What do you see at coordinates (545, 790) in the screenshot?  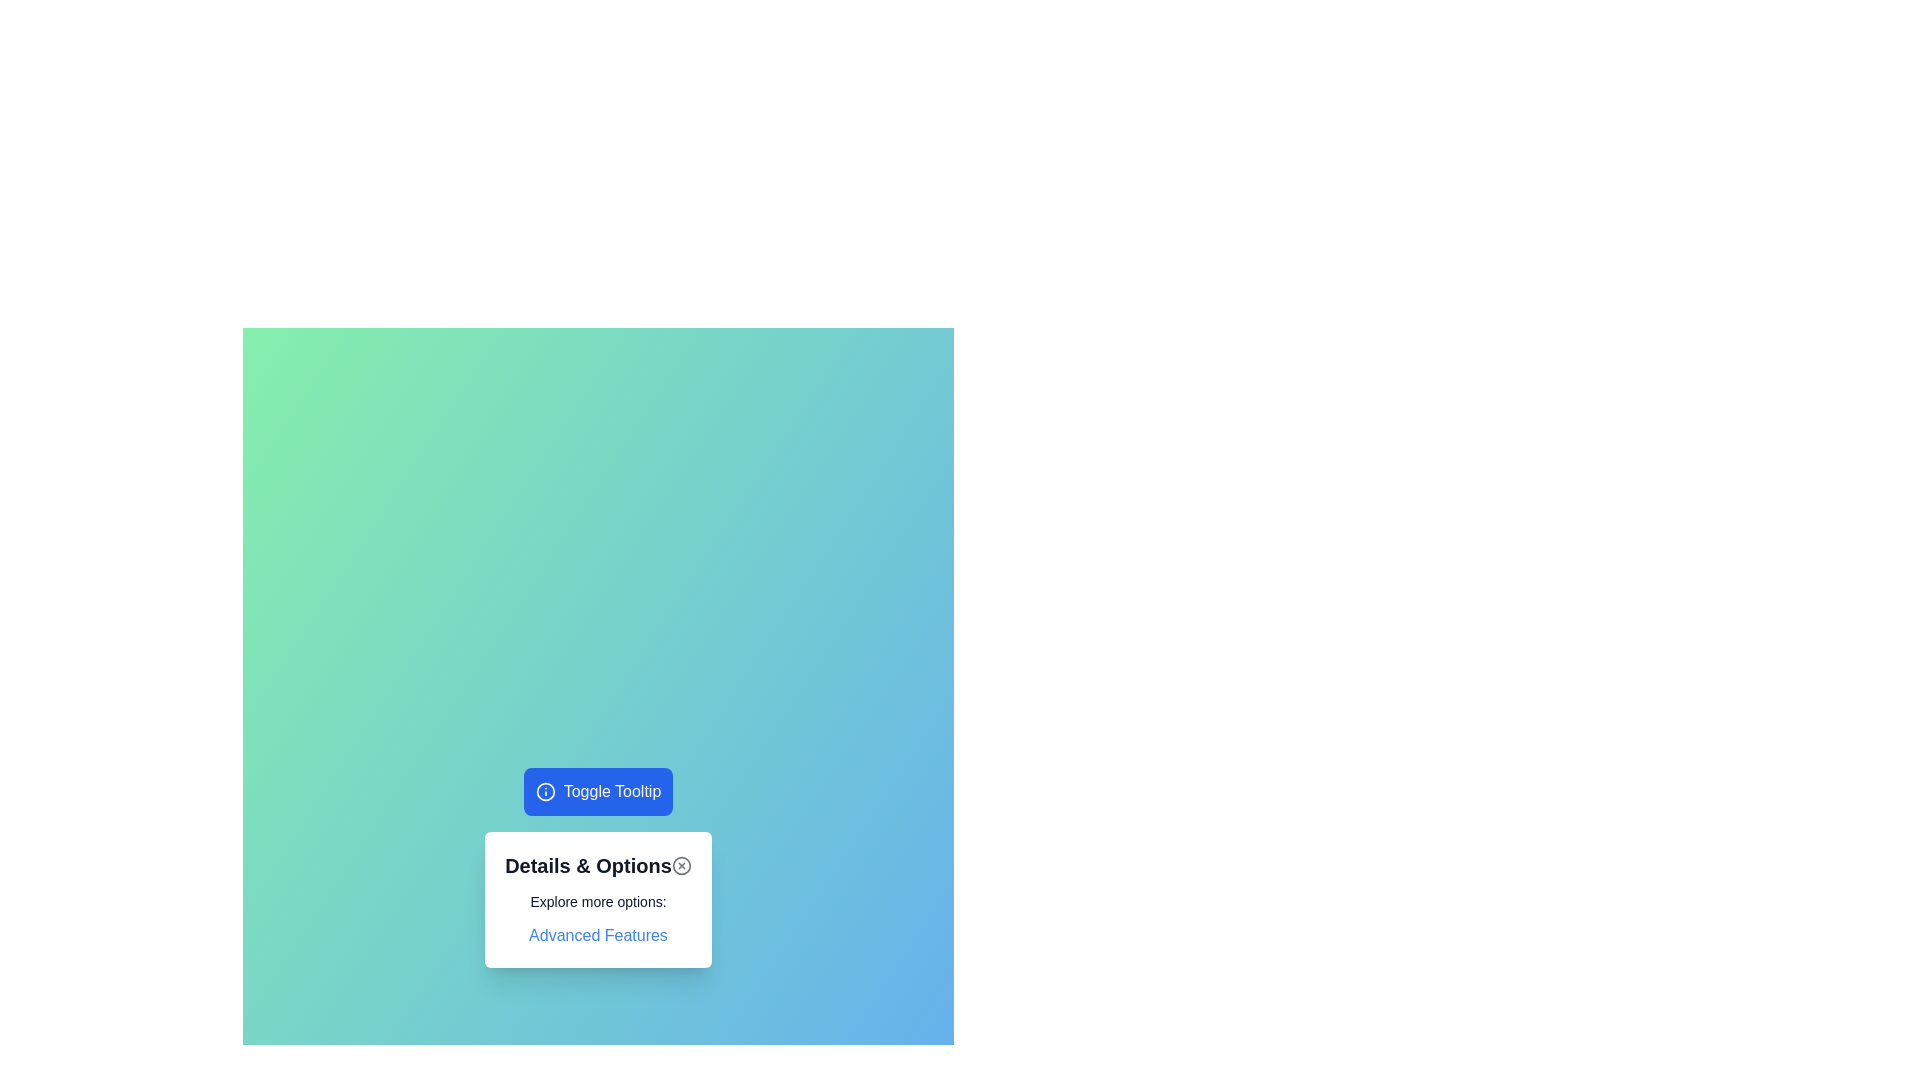 I see `the information indicator icon located to the left of the 'Toggle Tooltip' button, which provides additional context related to its functionality` at bounding box center [545, 790].